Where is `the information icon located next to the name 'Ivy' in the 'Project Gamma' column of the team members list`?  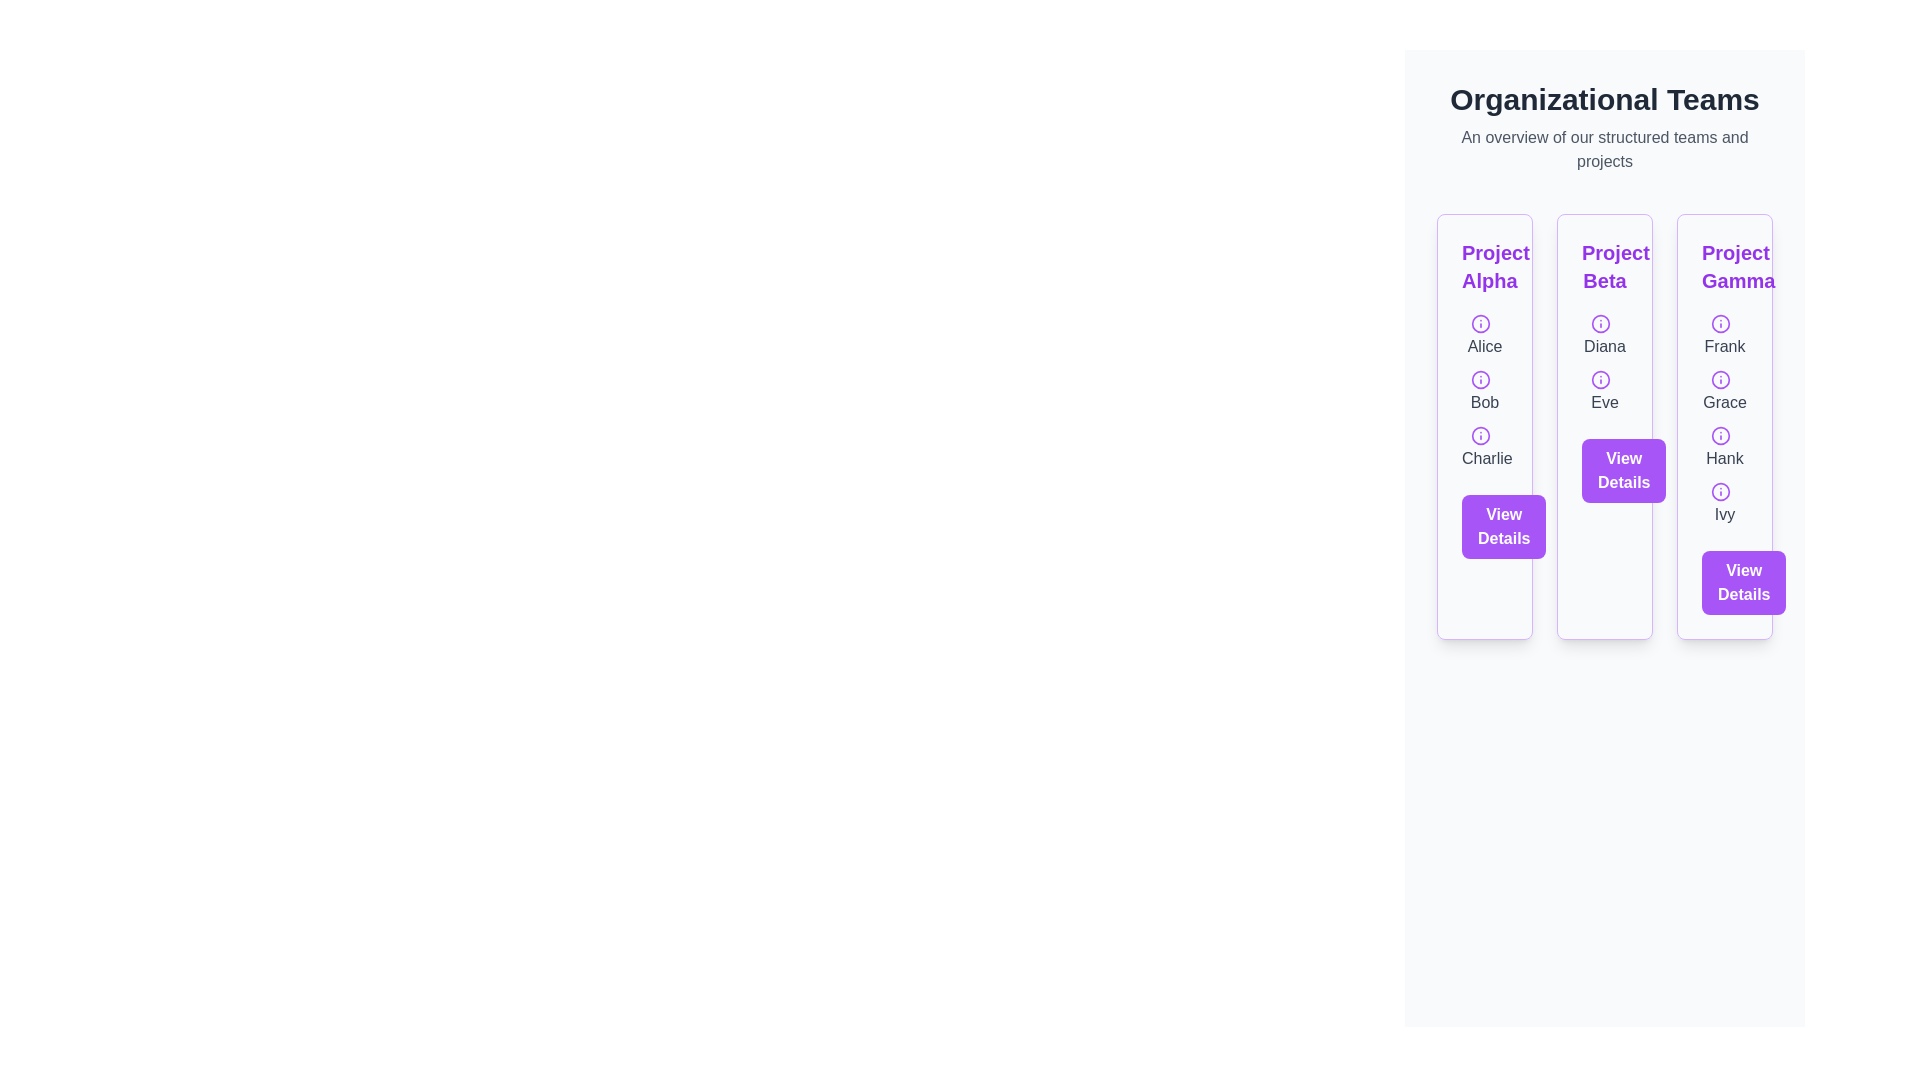 the information icon located next to the name 'Ivy' in the 'Project Gamma' column of the team members list is located at coordinates (1720, 490).